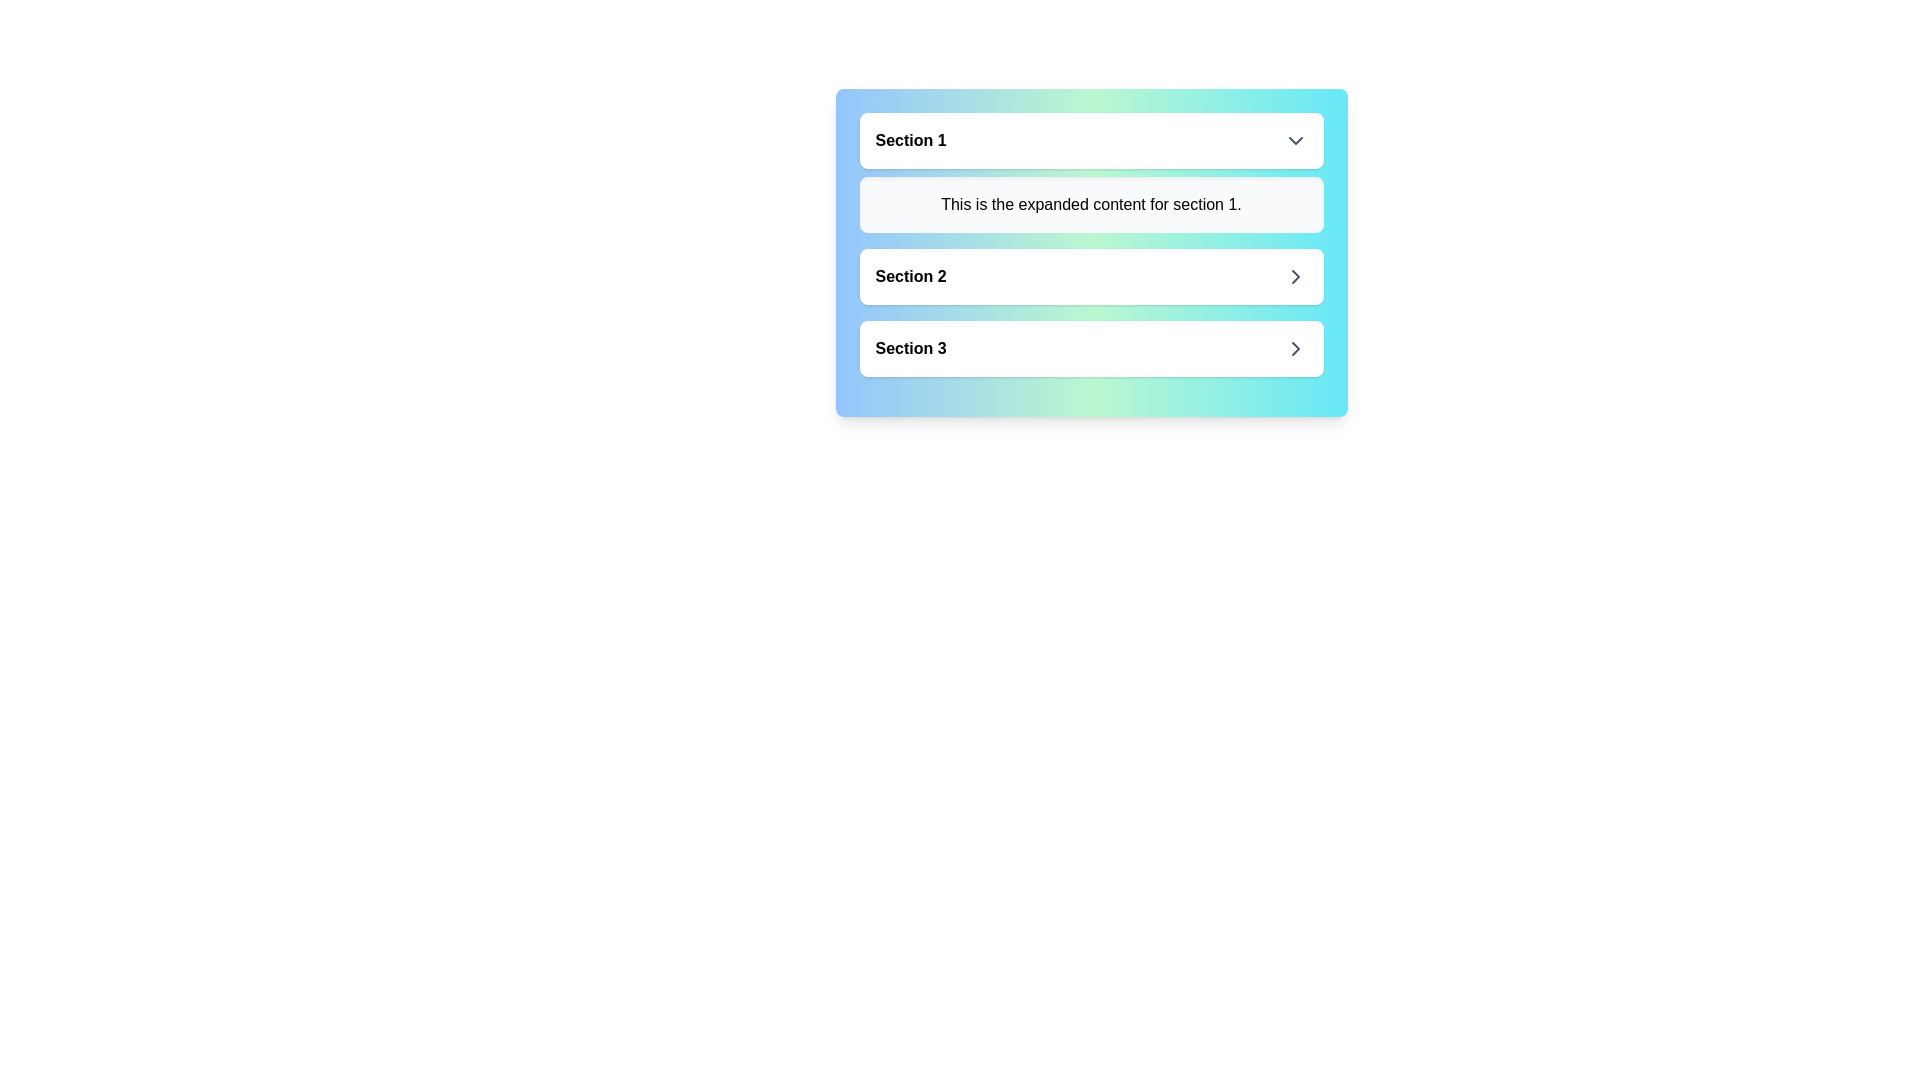 Image resolution: width=1920 pixels, height=1080 pixels. Describe the element at coordinates (910, 347) in the screenshot. I see `the text label displaying 'Section 3' which is positioned inside the third interactive box in the list of sections` at that location.